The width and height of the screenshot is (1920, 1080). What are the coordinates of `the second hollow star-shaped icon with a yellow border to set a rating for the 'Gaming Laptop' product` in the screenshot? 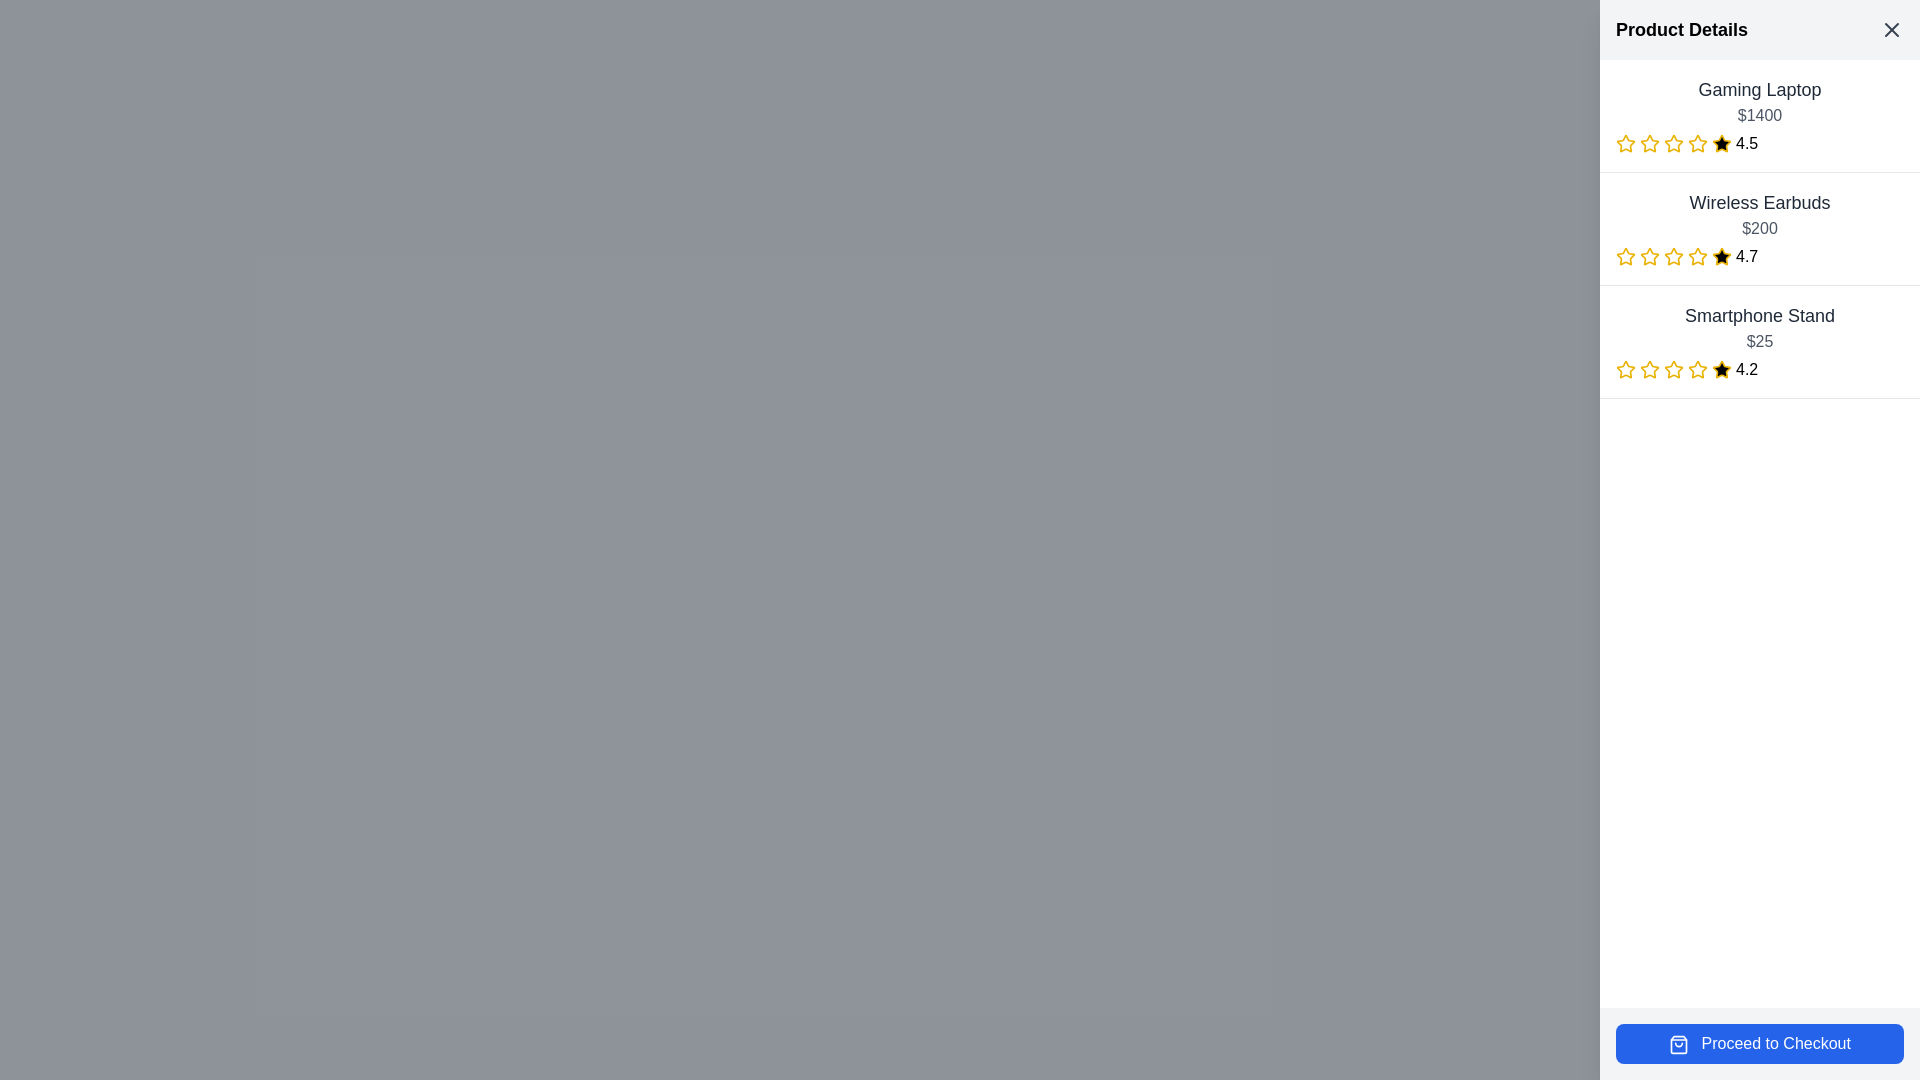 It's located at (1673, 141).